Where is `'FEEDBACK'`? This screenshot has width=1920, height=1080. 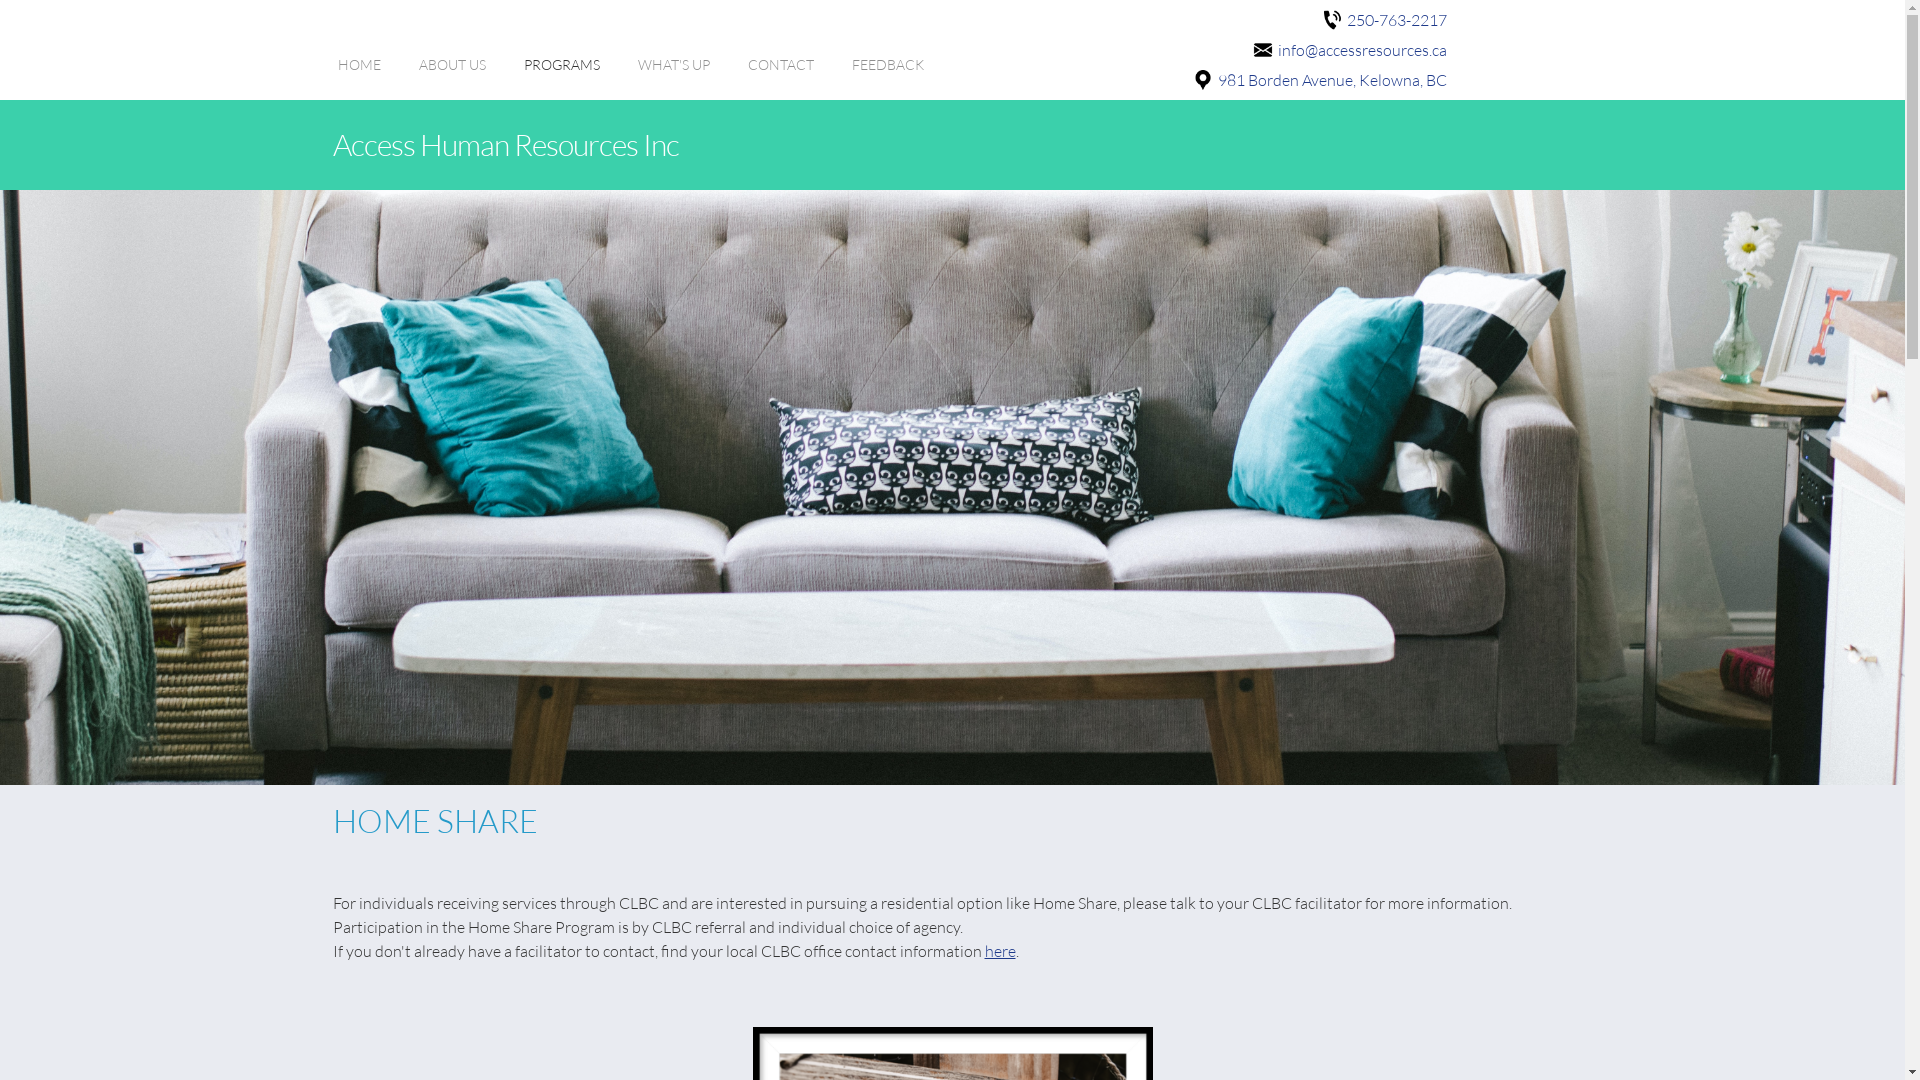 'FEEDBACK' is located at coordinates (887, 73).